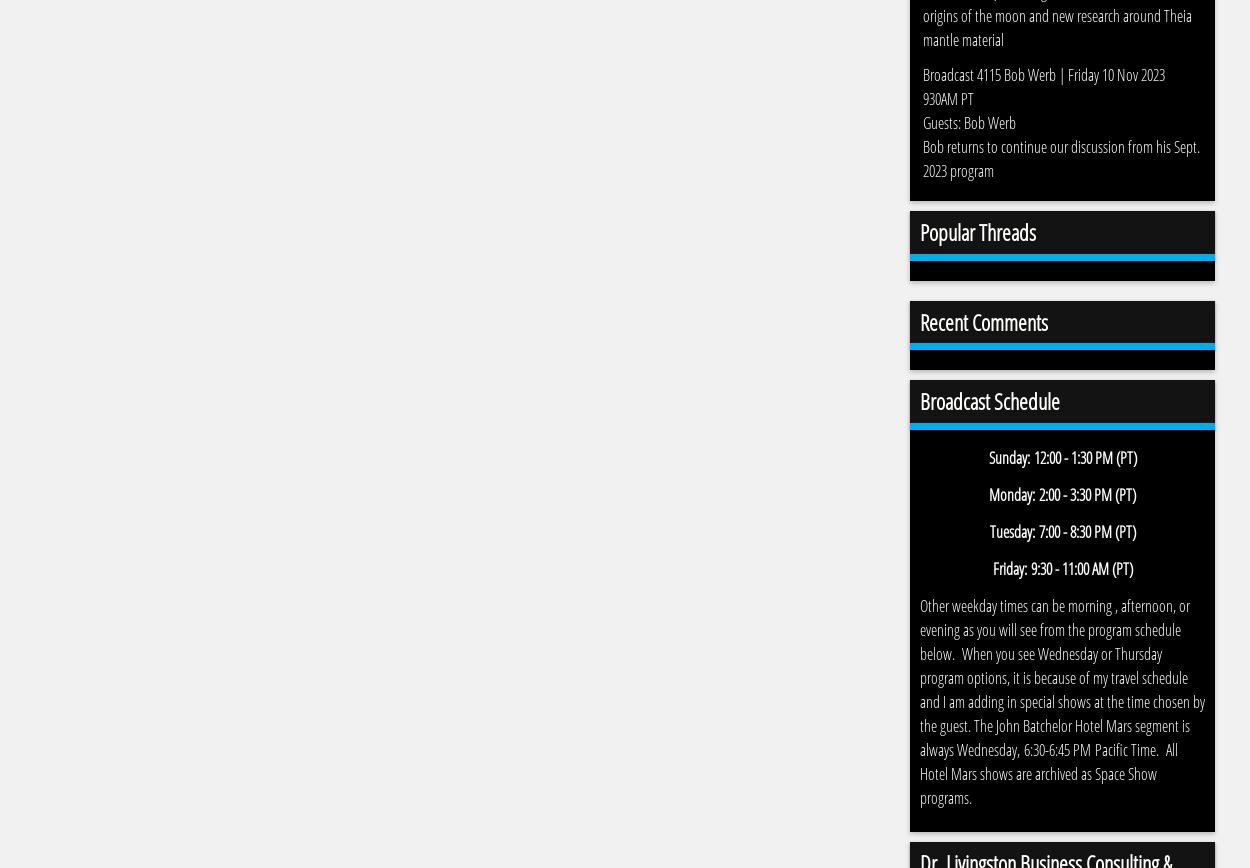 Image resolution: width=1250 pixels, height=868 pixels. I want to click on 'Broadcast Schedule', so click(989, 401).